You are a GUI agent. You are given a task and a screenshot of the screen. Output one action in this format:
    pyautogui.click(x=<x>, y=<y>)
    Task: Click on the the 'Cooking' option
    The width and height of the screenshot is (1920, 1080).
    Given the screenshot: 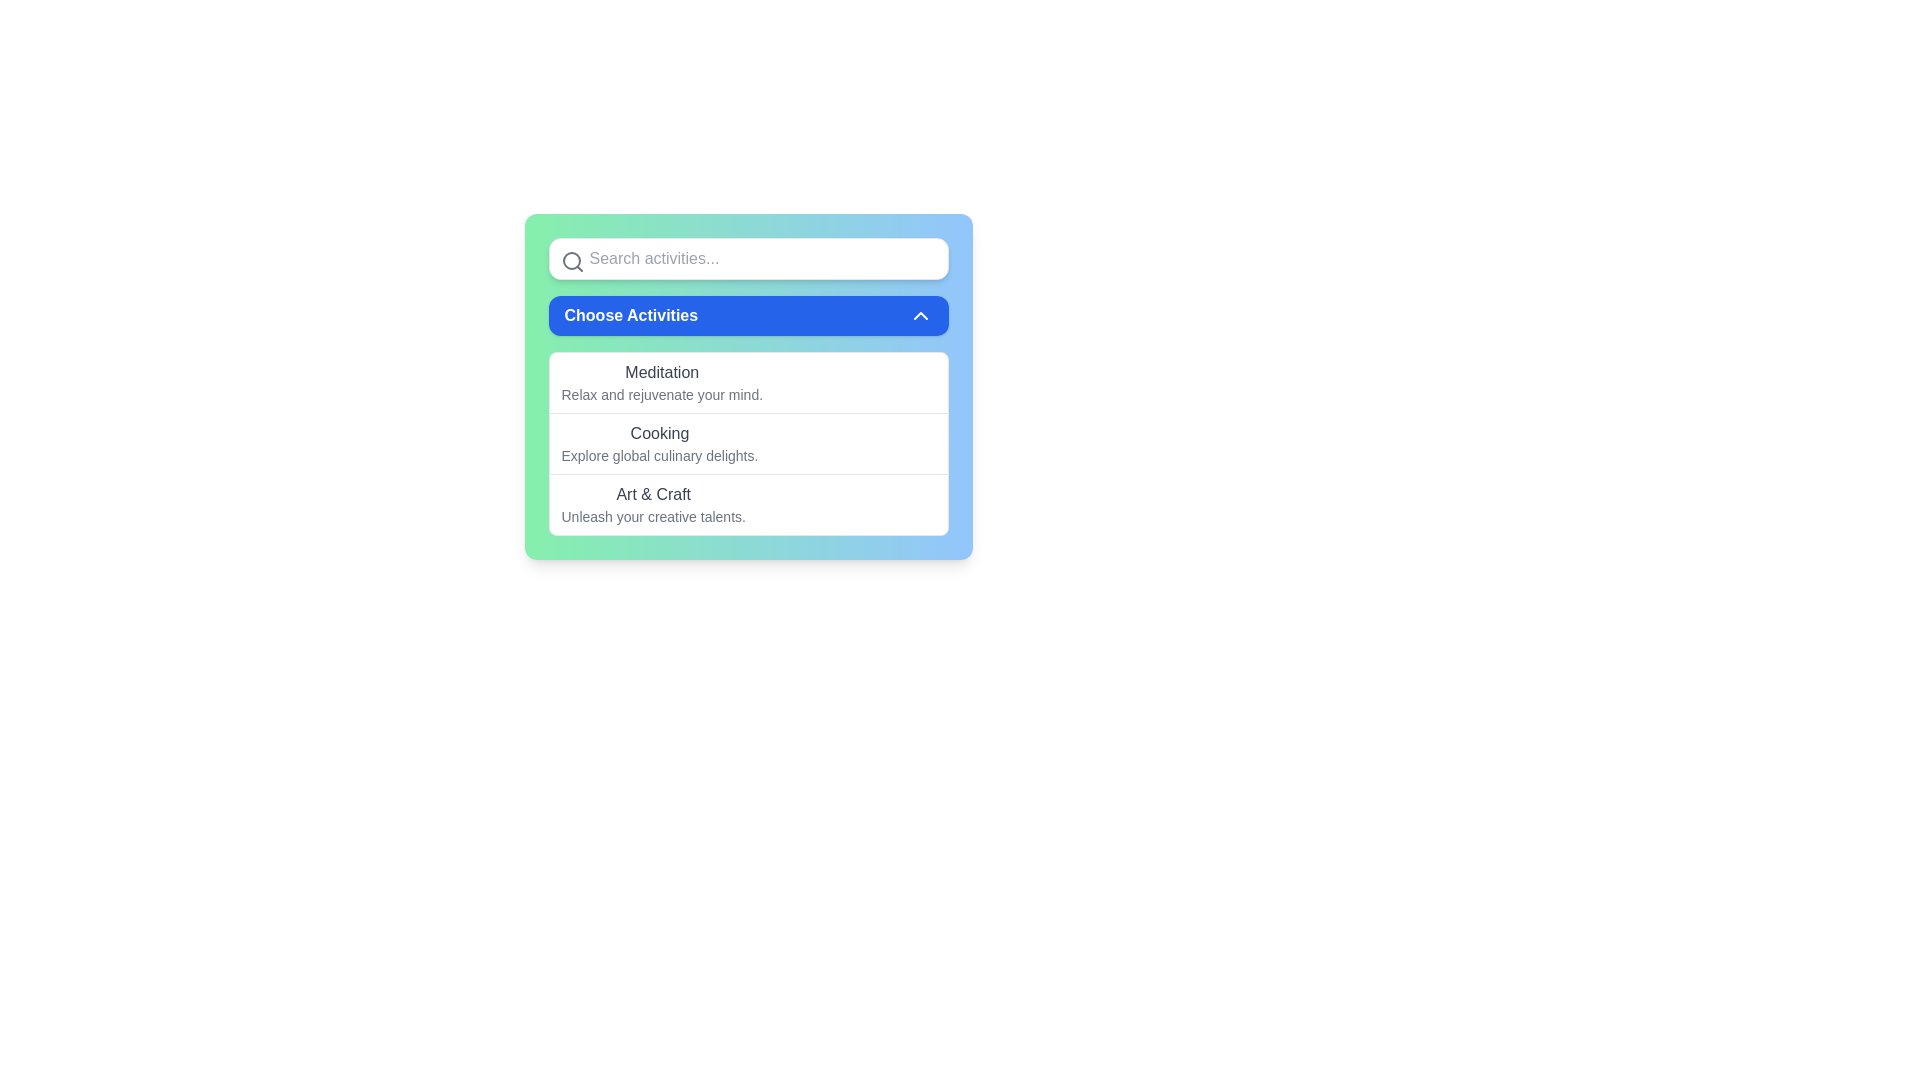 What is the action you would take?
    pyautogui.click(x=659, y=442)
    